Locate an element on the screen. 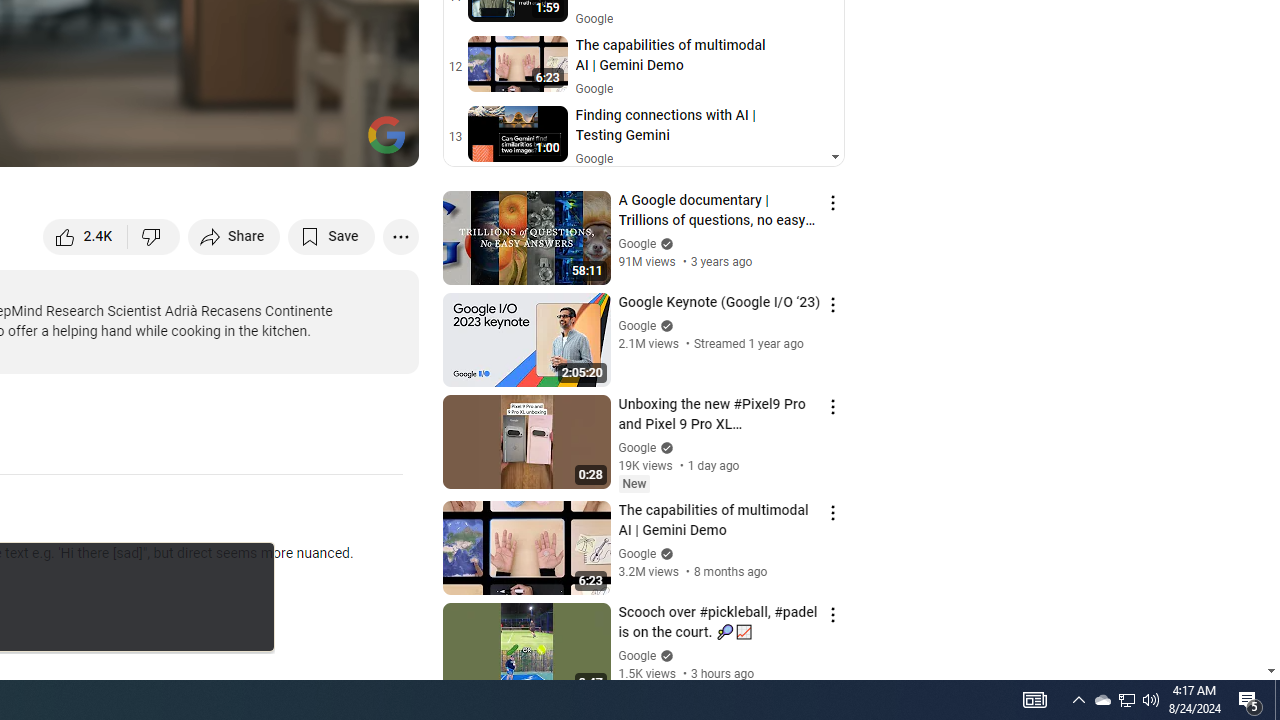 This screenshot has width=1280, height=720. 'Dislike this video' is located at coordinates (153, 235).